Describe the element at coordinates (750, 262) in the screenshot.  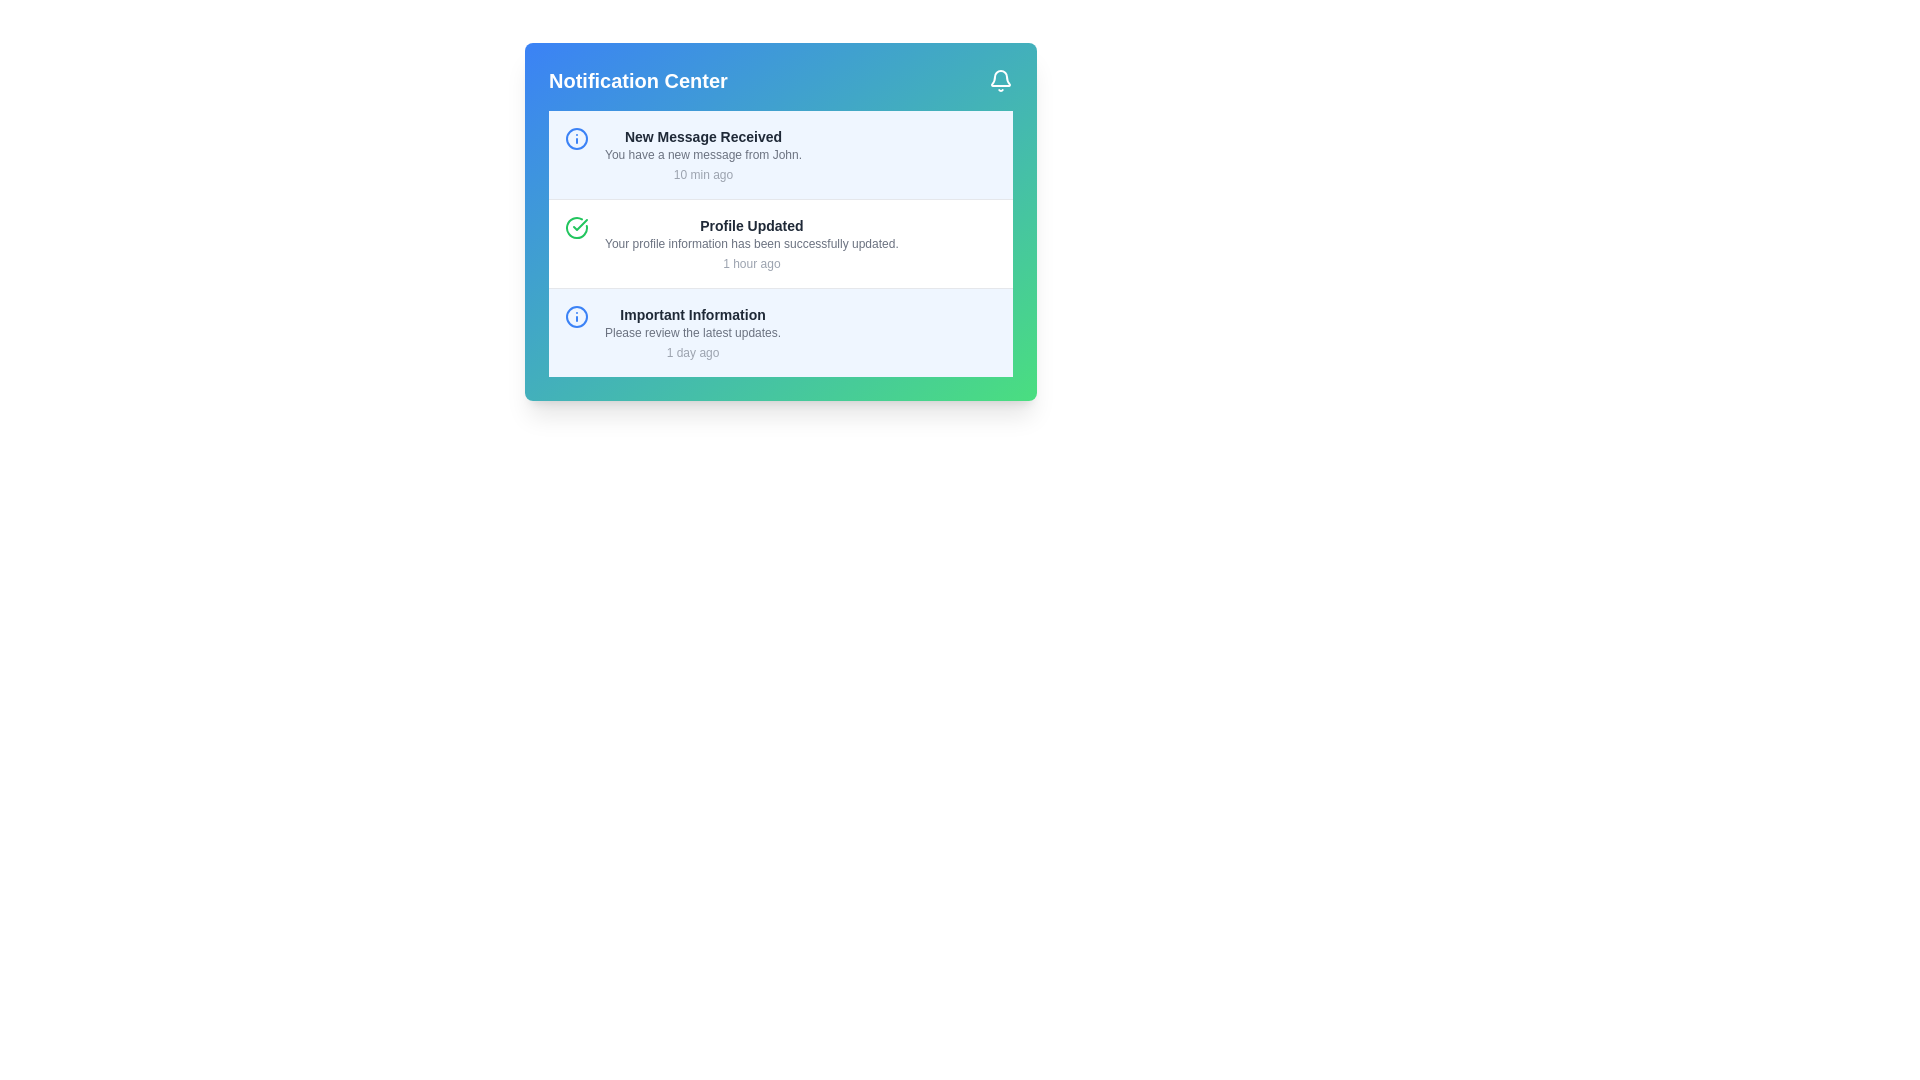
I see `the Text Label displaying the elapsed time for the 'Profile Updated' notification, located in the lower-right segment of the notification card` at that location.